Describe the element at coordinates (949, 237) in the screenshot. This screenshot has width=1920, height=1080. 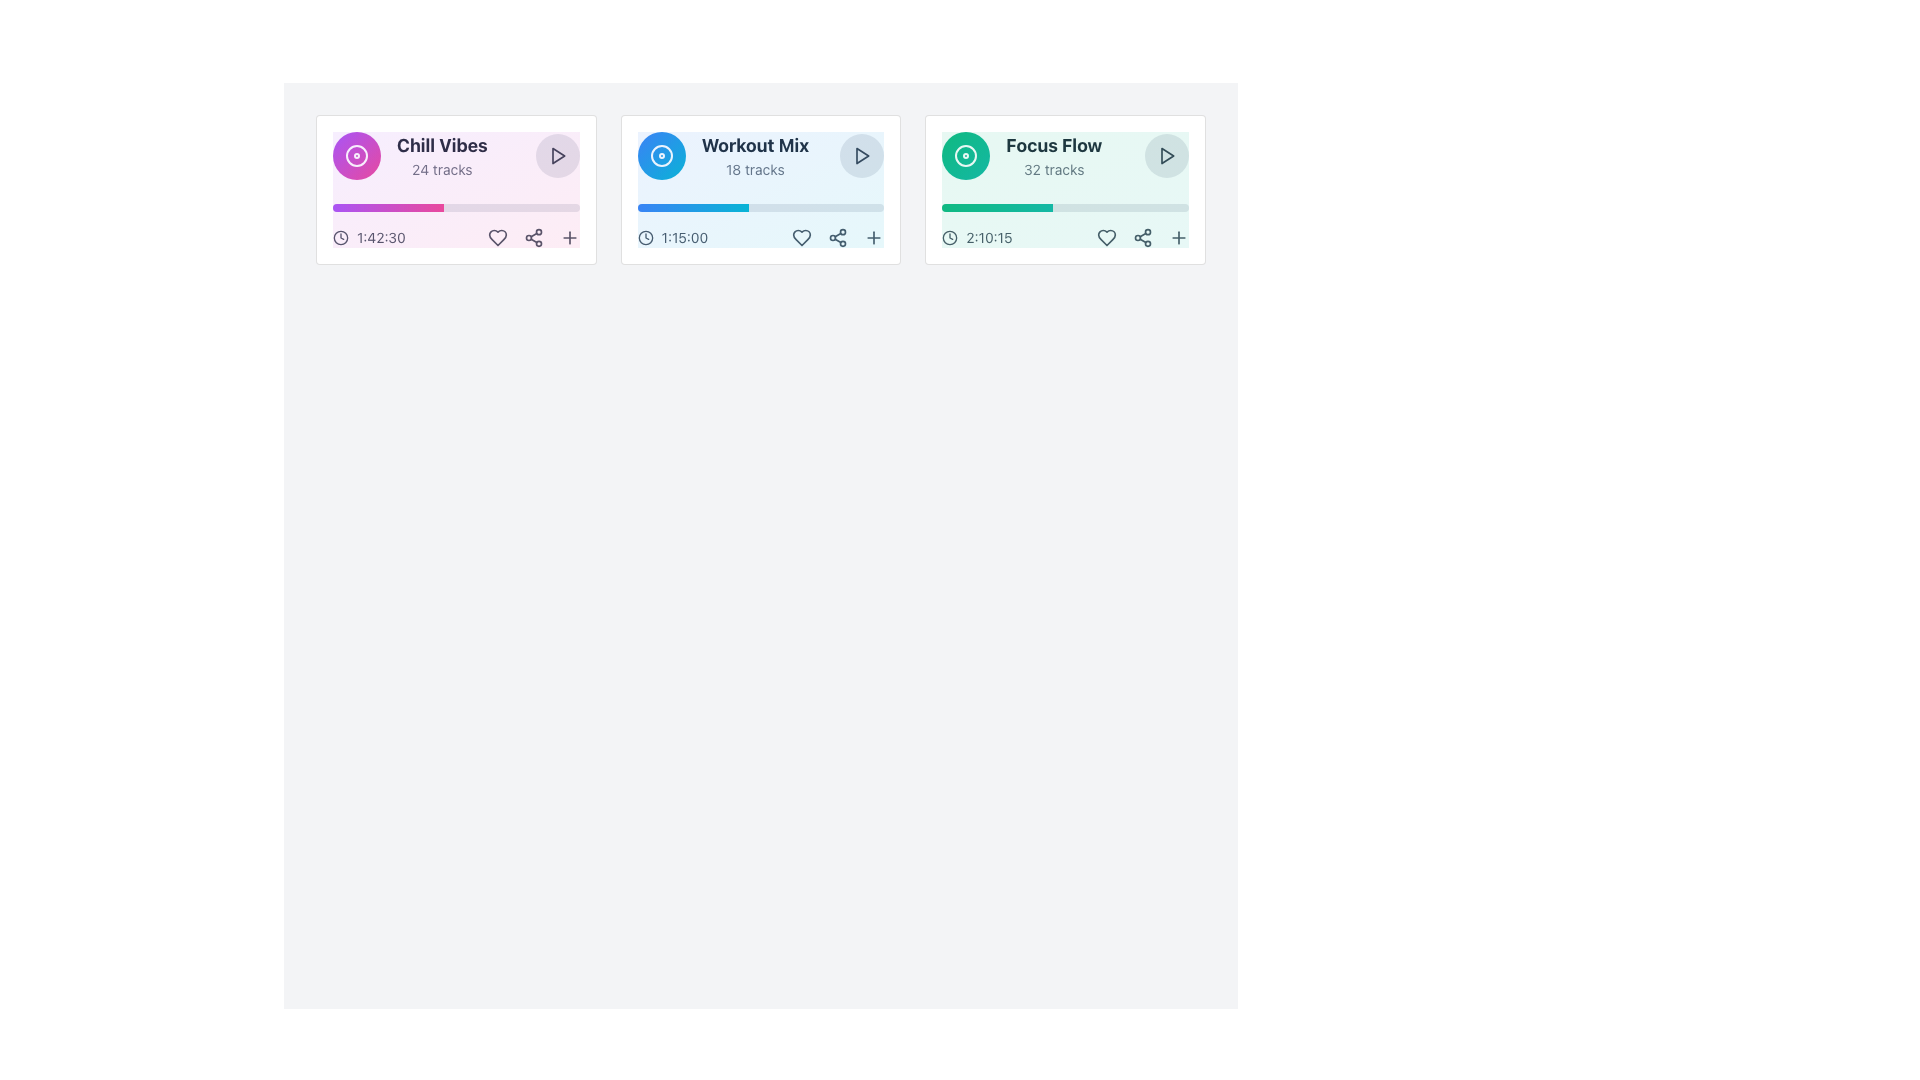
I see `the decorative clock icon represented by the circular SVG element located in the 'Focus Flow' card near the bottom left corner` at that location.